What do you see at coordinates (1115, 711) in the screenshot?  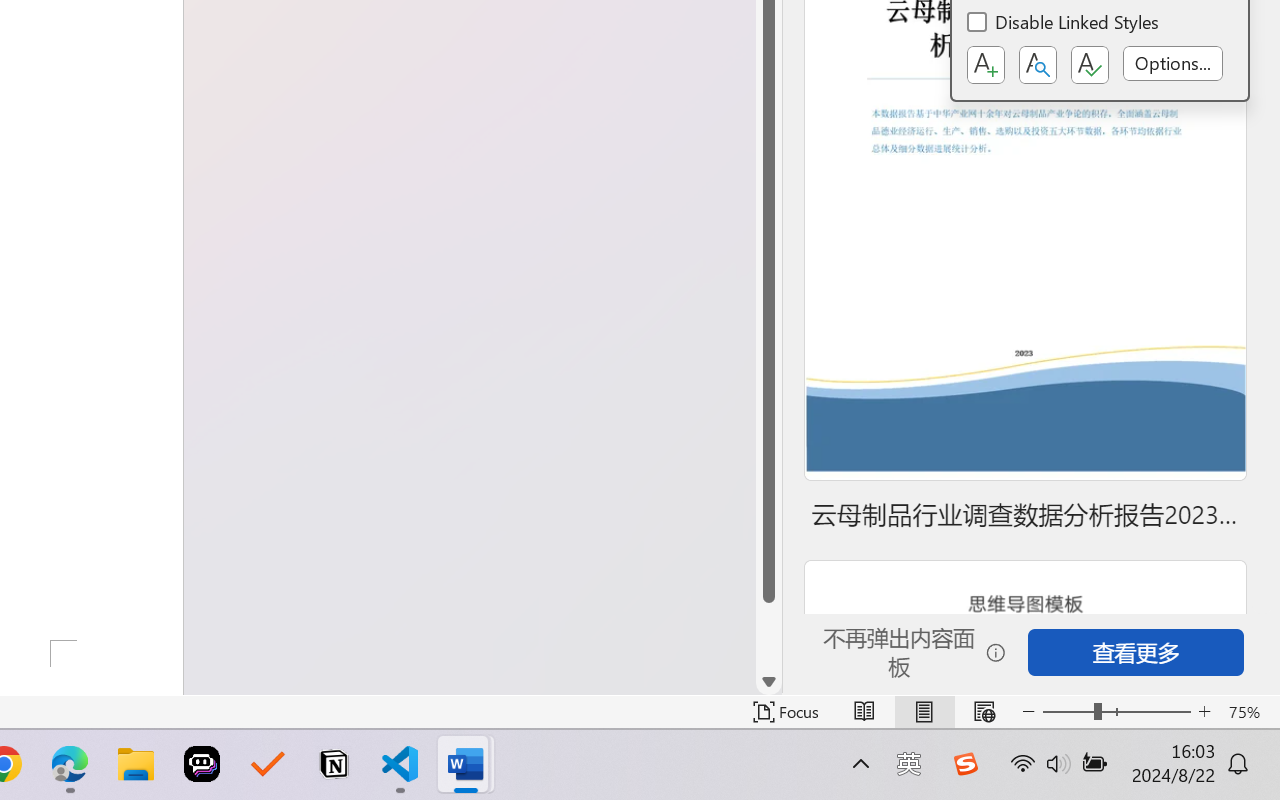 I see `'Zoom'` at bounding box center [1115, 711].